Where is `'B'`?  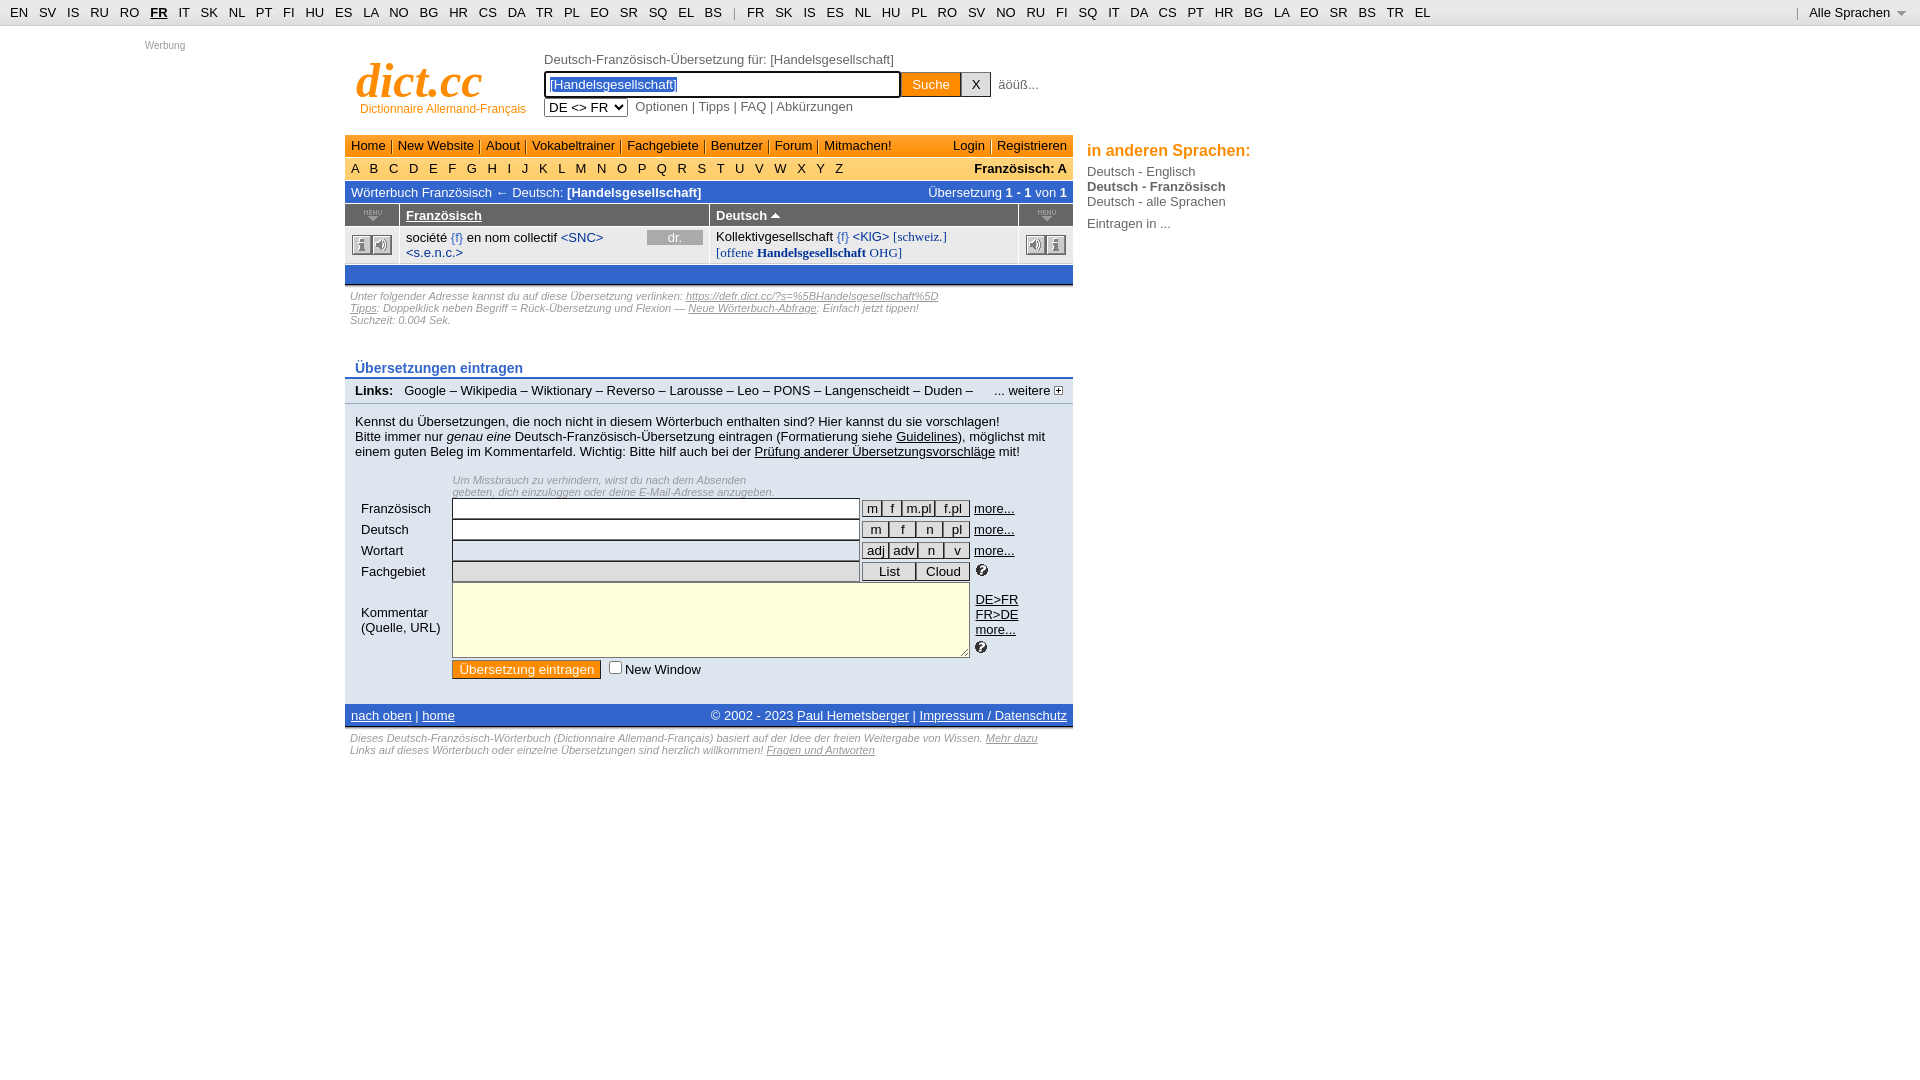 'B' is located at coordinates (374, 167).